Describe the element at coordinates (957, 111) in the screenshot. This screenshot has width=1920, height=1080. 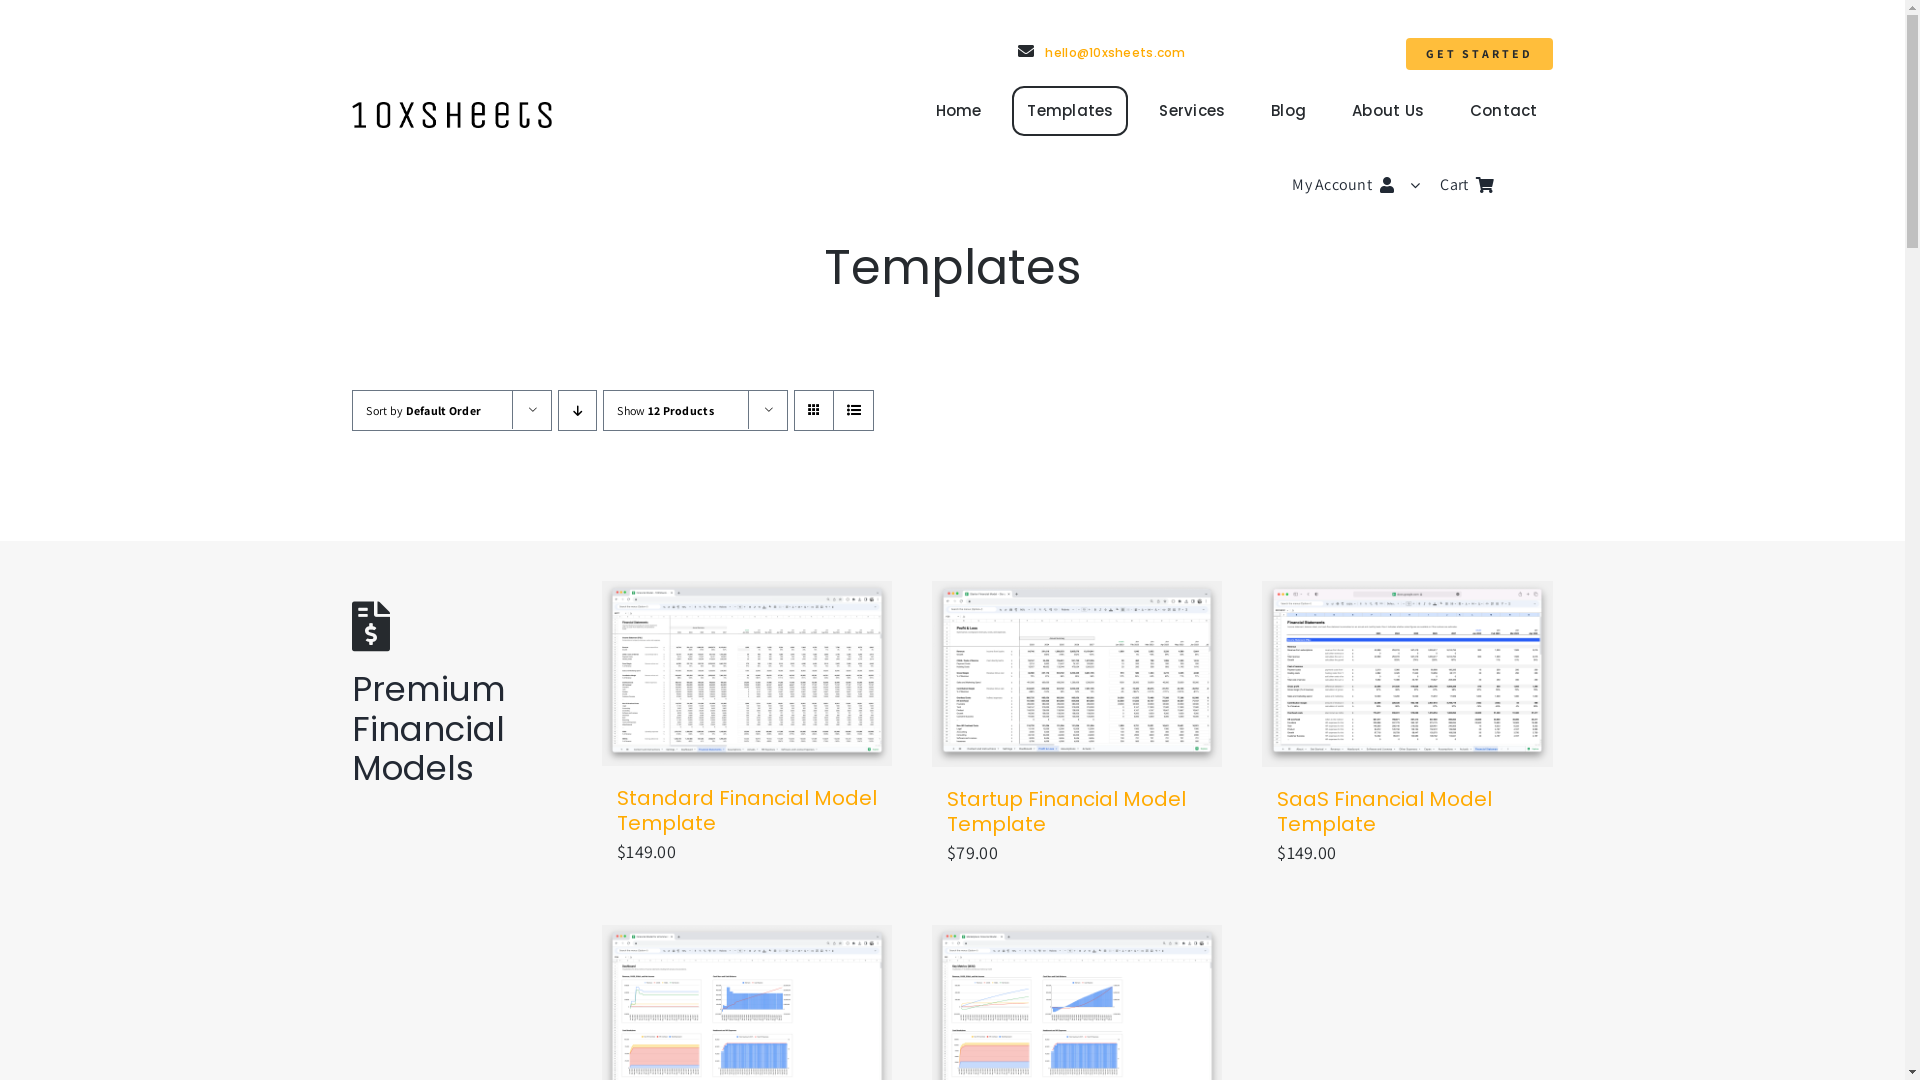
I see `'Home'` at that location.